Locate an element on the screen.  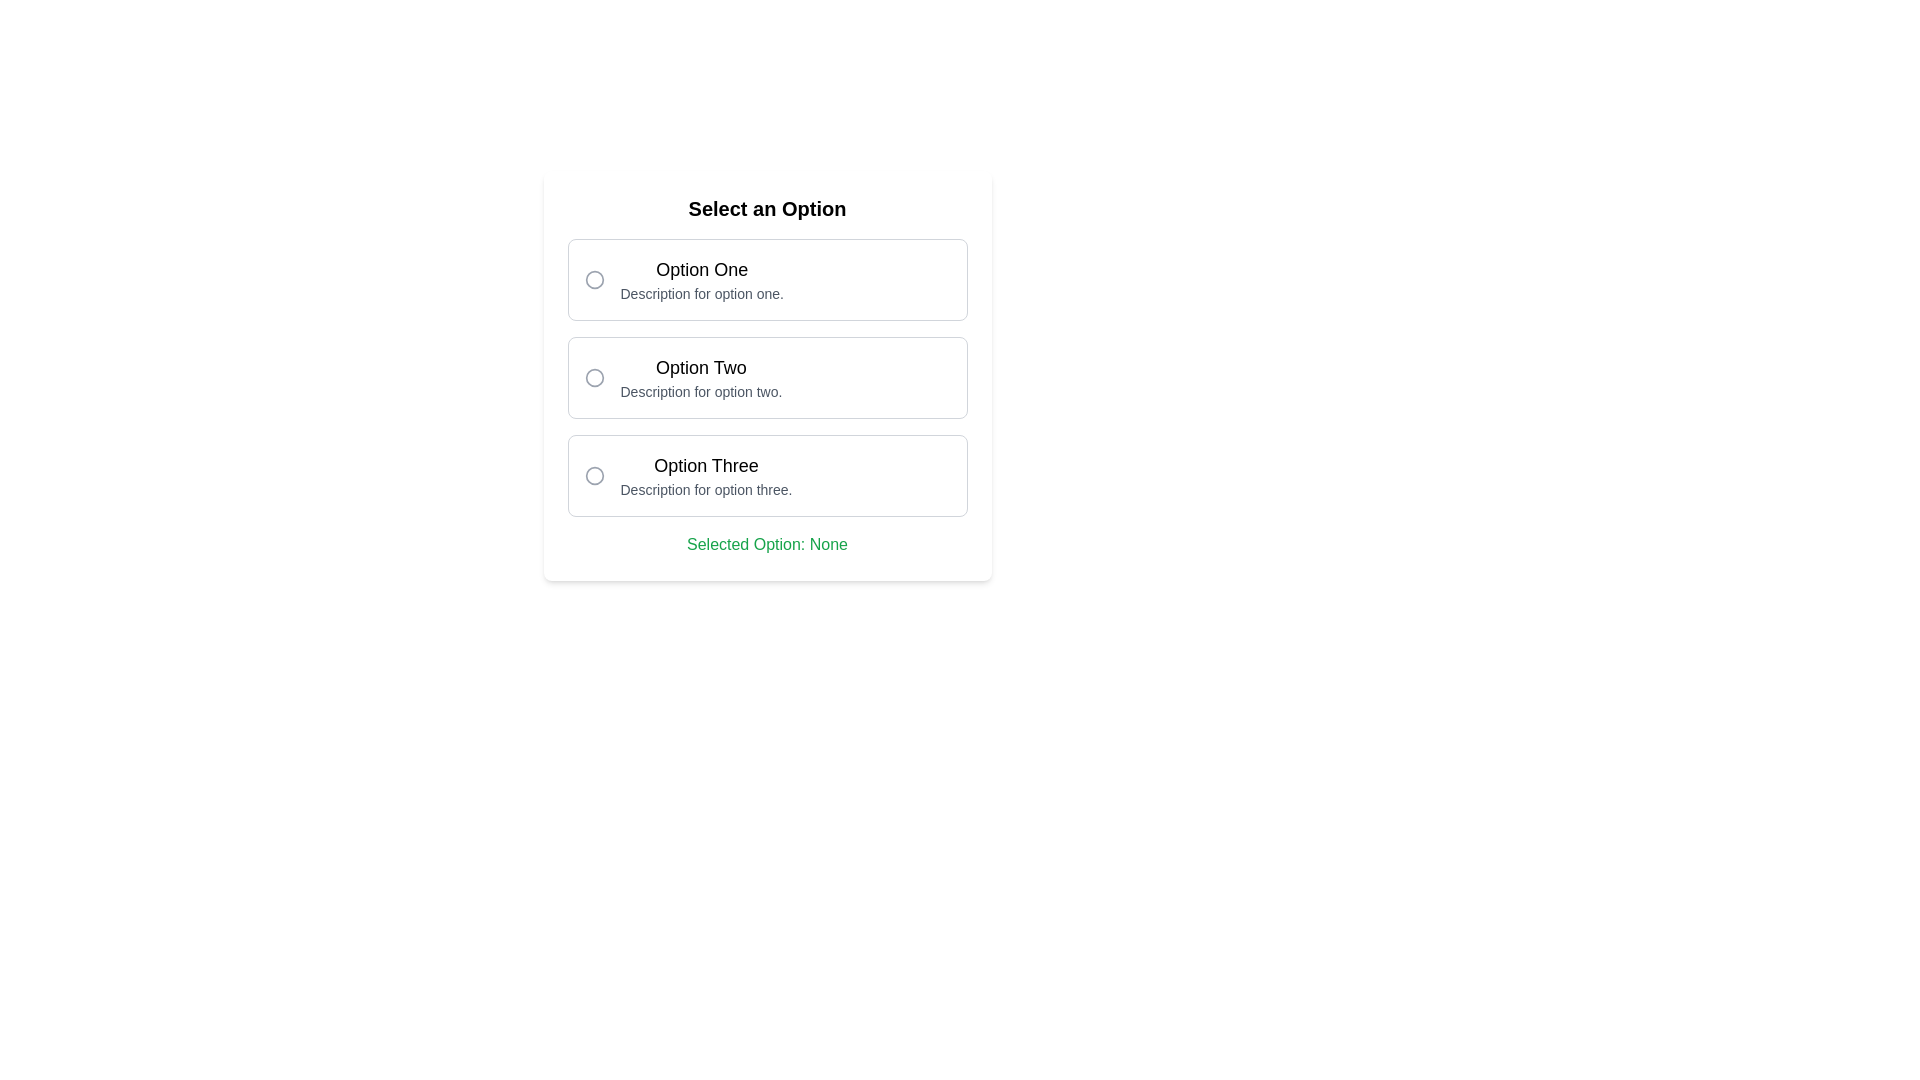
the text label that describes 'Option Two', which is the second selectable option in a vertical list between 'Option One' and 'Option Three' is located at coordinates (701, 378).